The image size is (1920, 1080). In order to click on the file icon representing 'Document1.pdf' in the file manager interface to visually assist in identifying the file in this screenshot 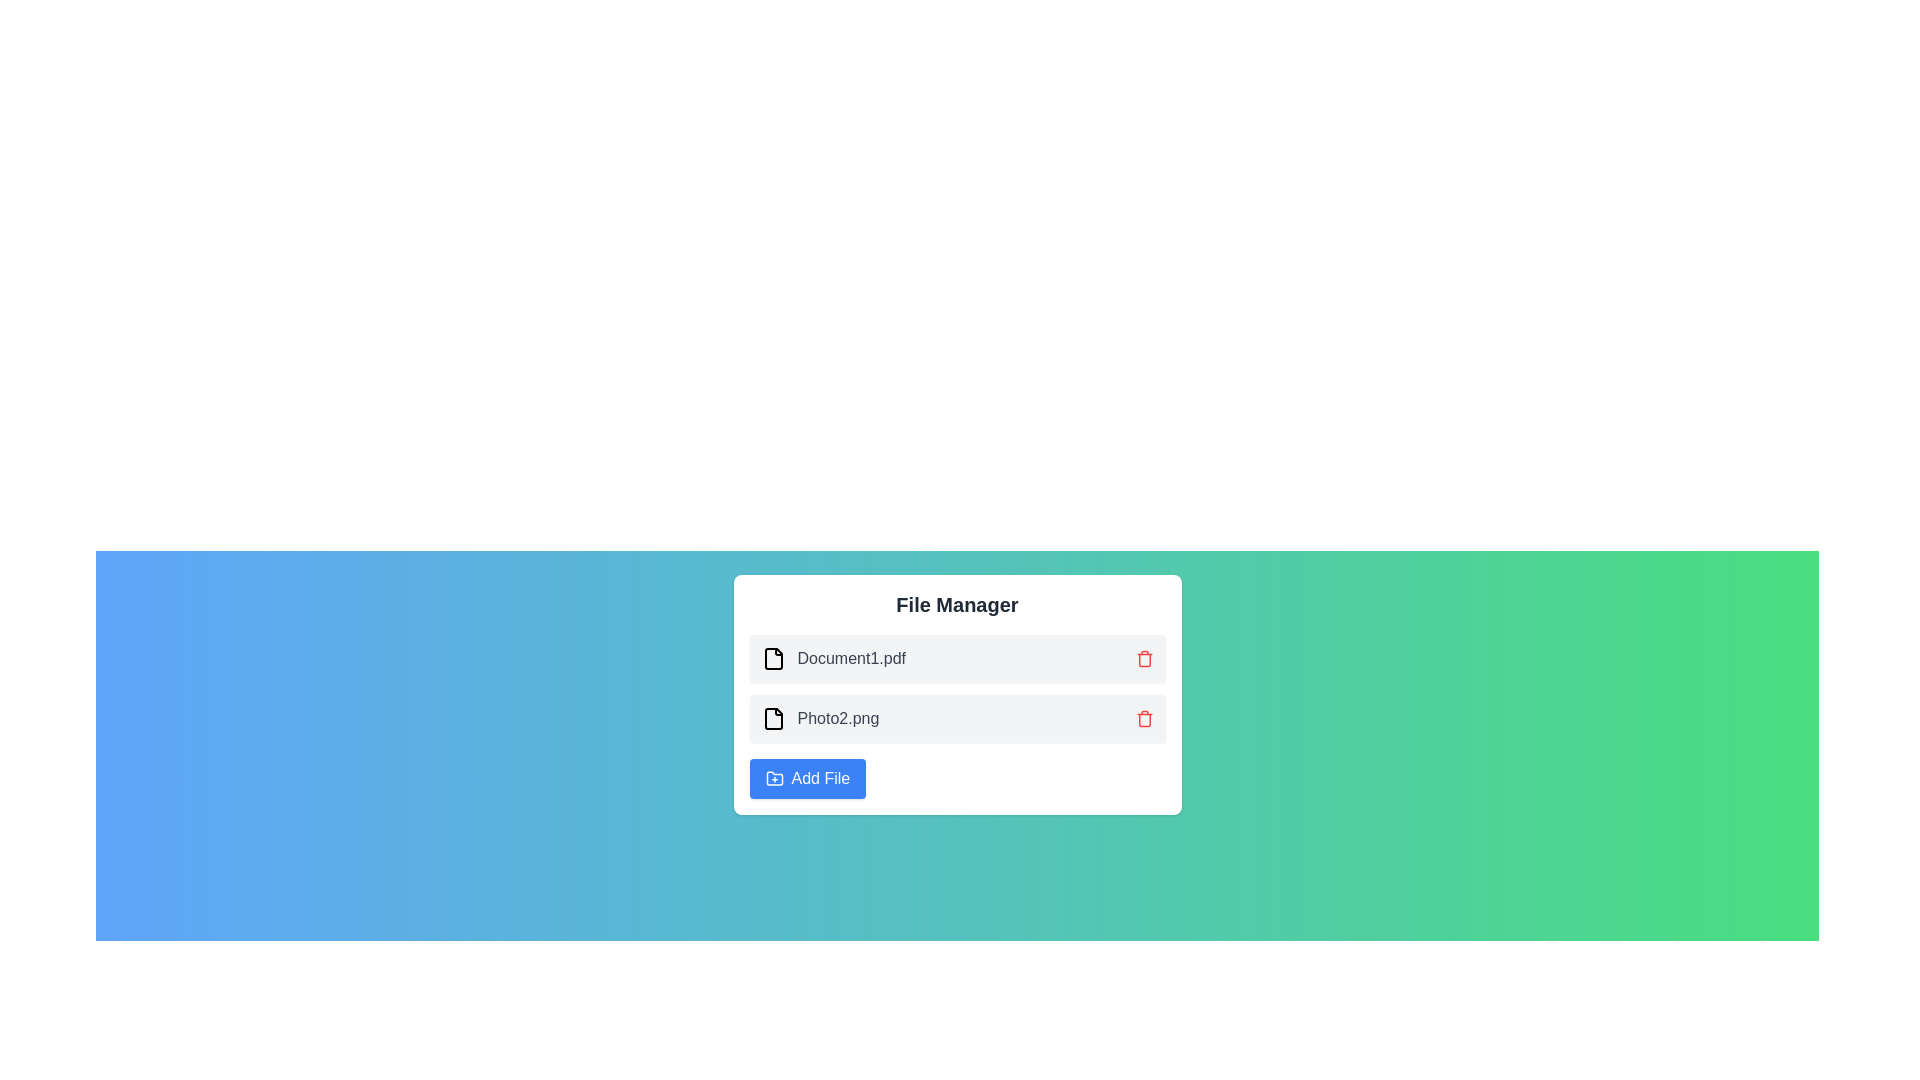, I will do `click(772, 659)`.